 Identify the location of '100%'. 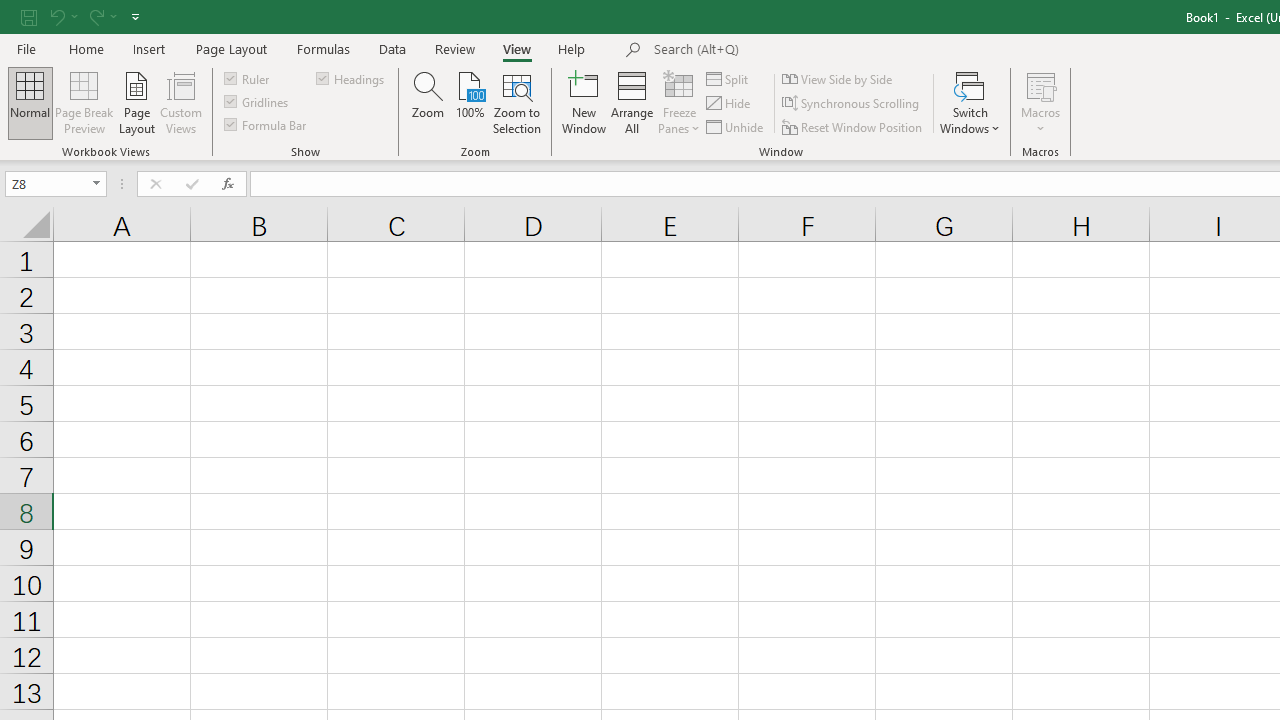
(469, 103).